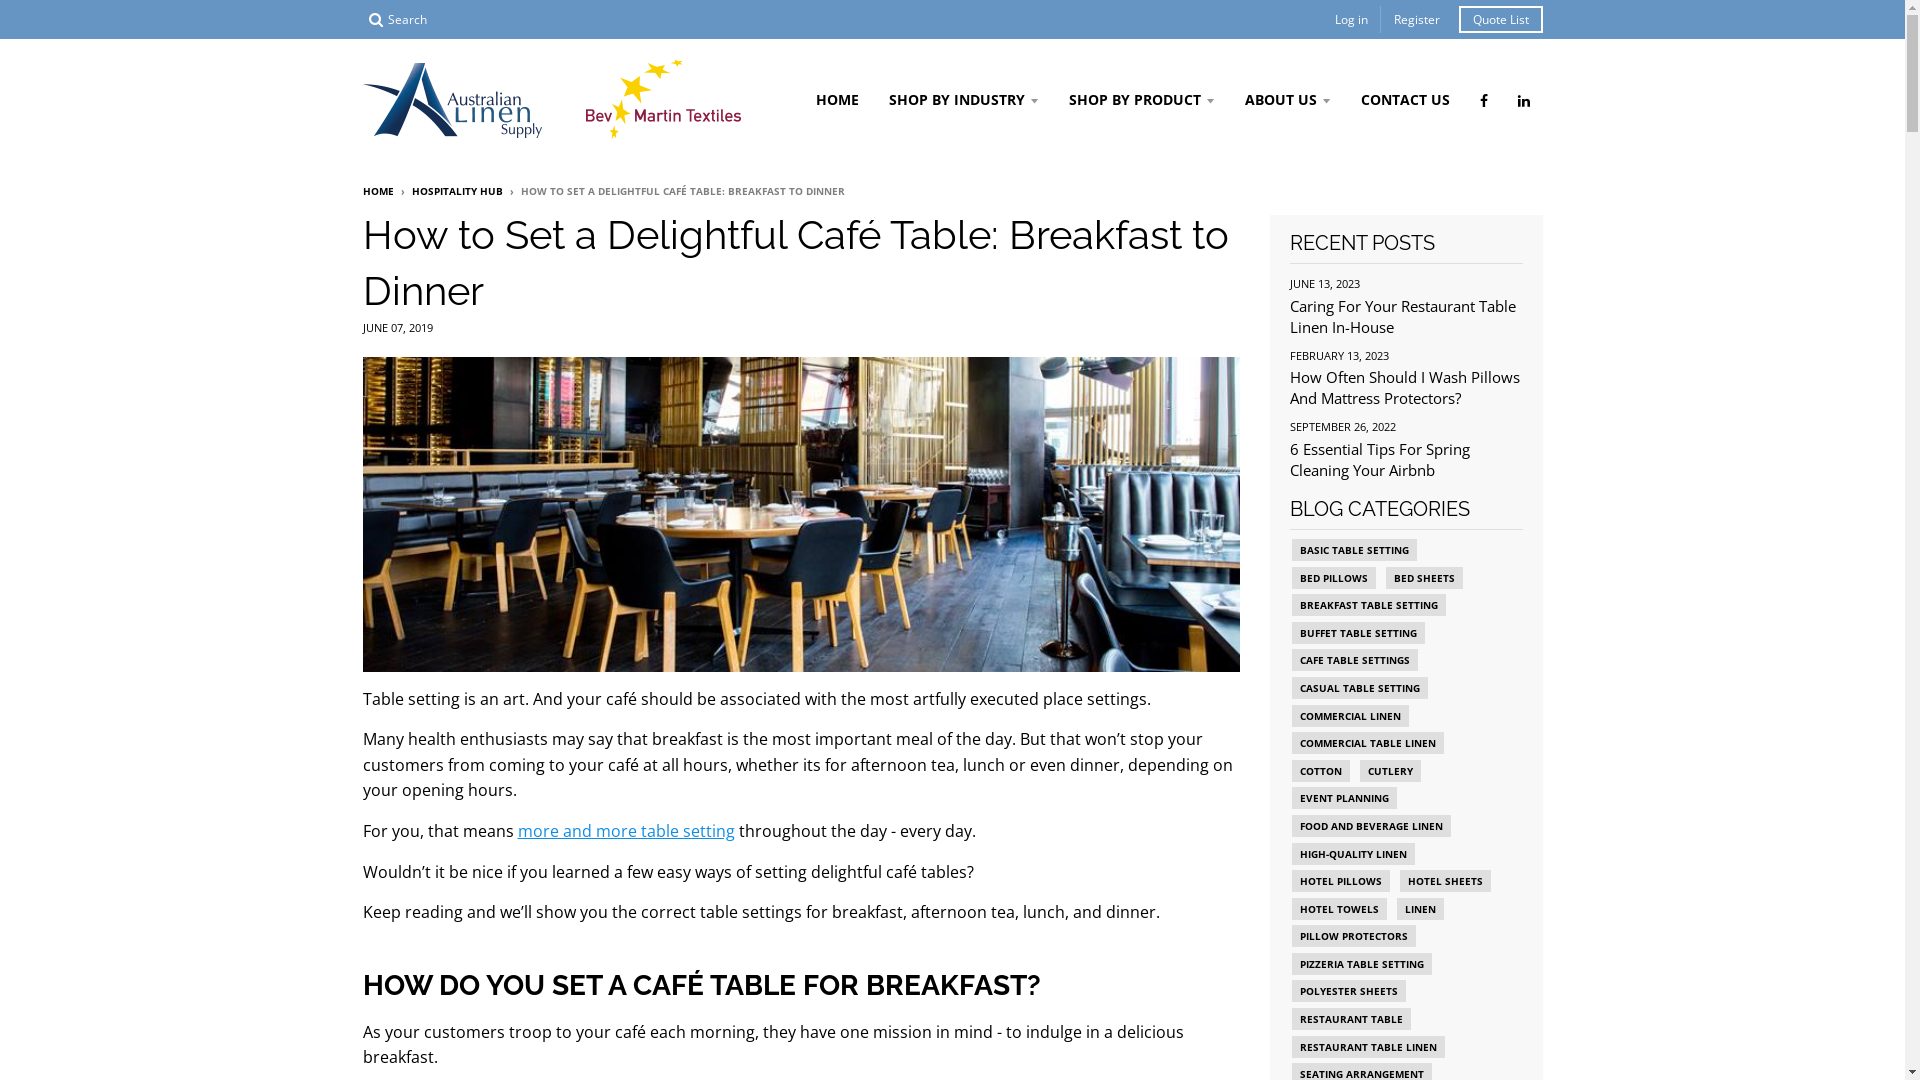 The height and width of the screenshot is (1080, 1920). I want to click on 'SHOP BY PRODUCT', so click(1142, 100).